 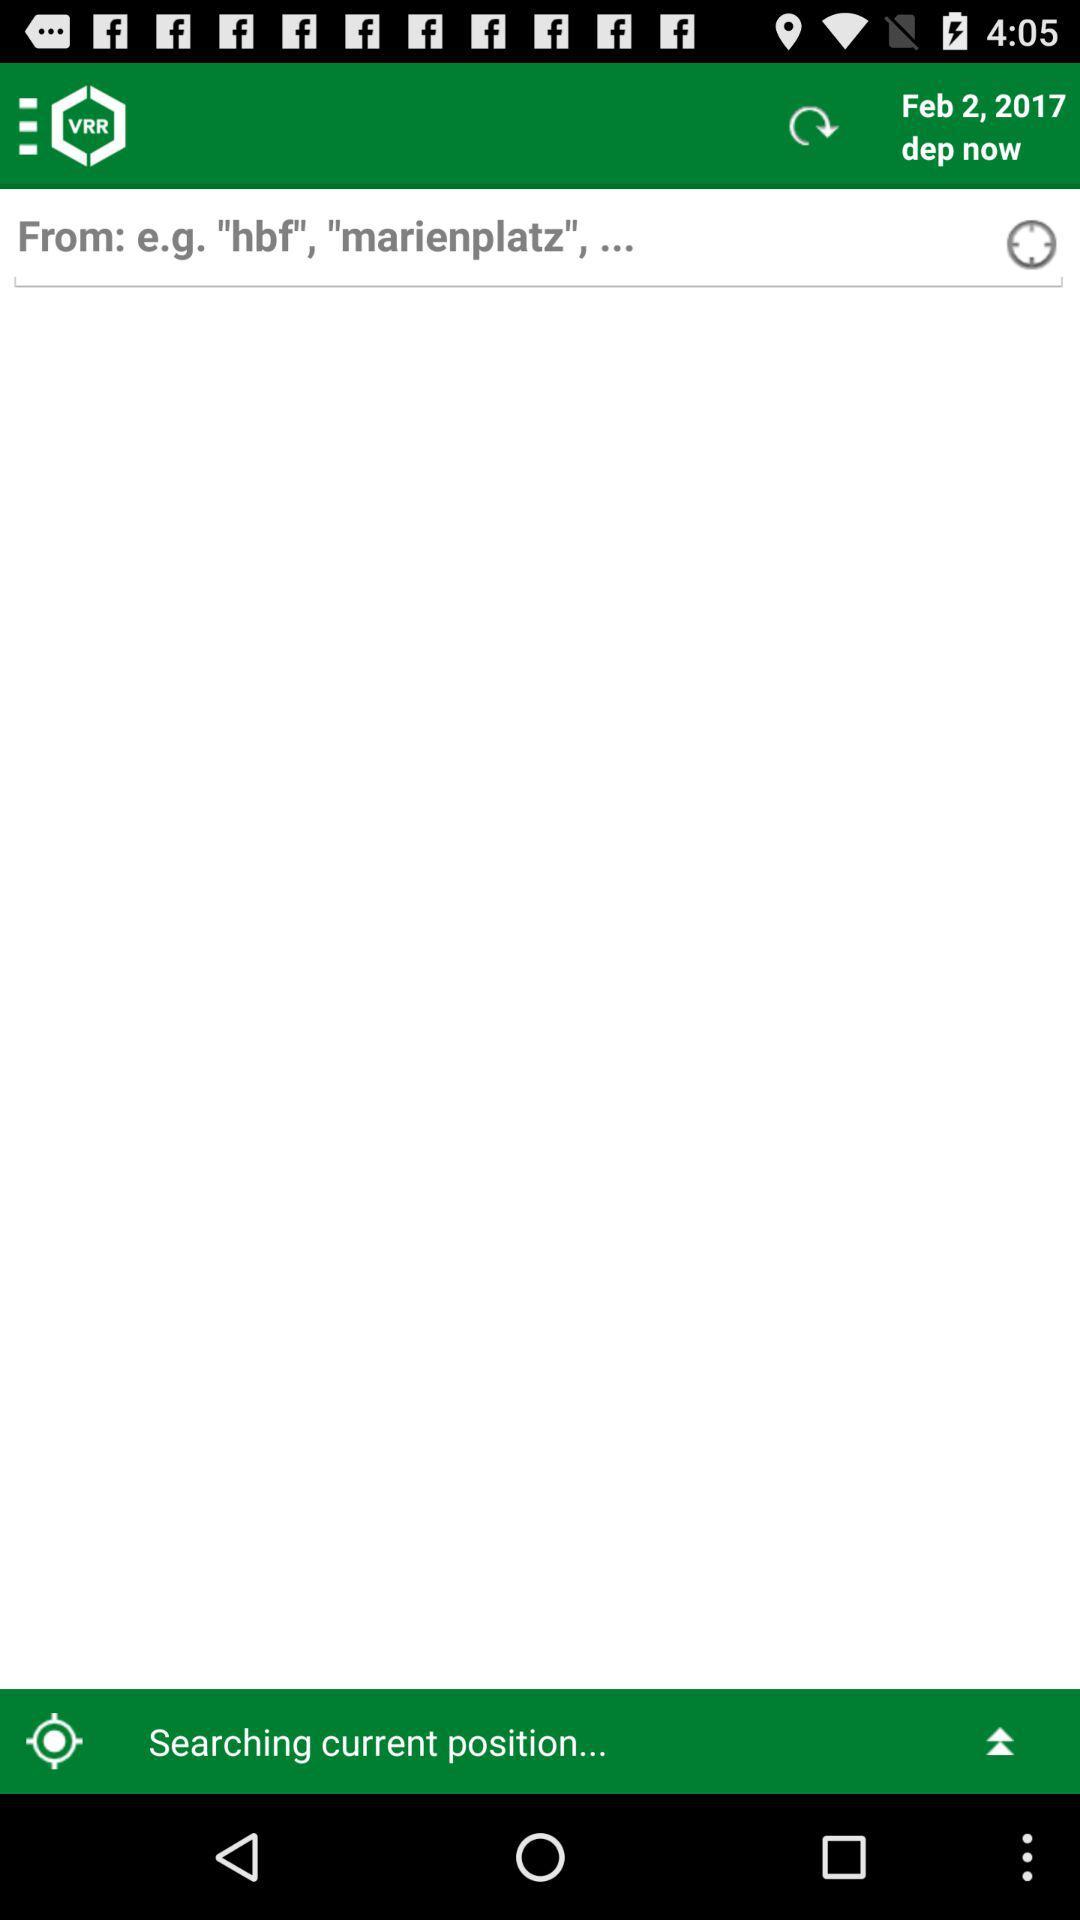 I want to click on app to the left of feb 2, 2017 item, so click(x=814, y=124).